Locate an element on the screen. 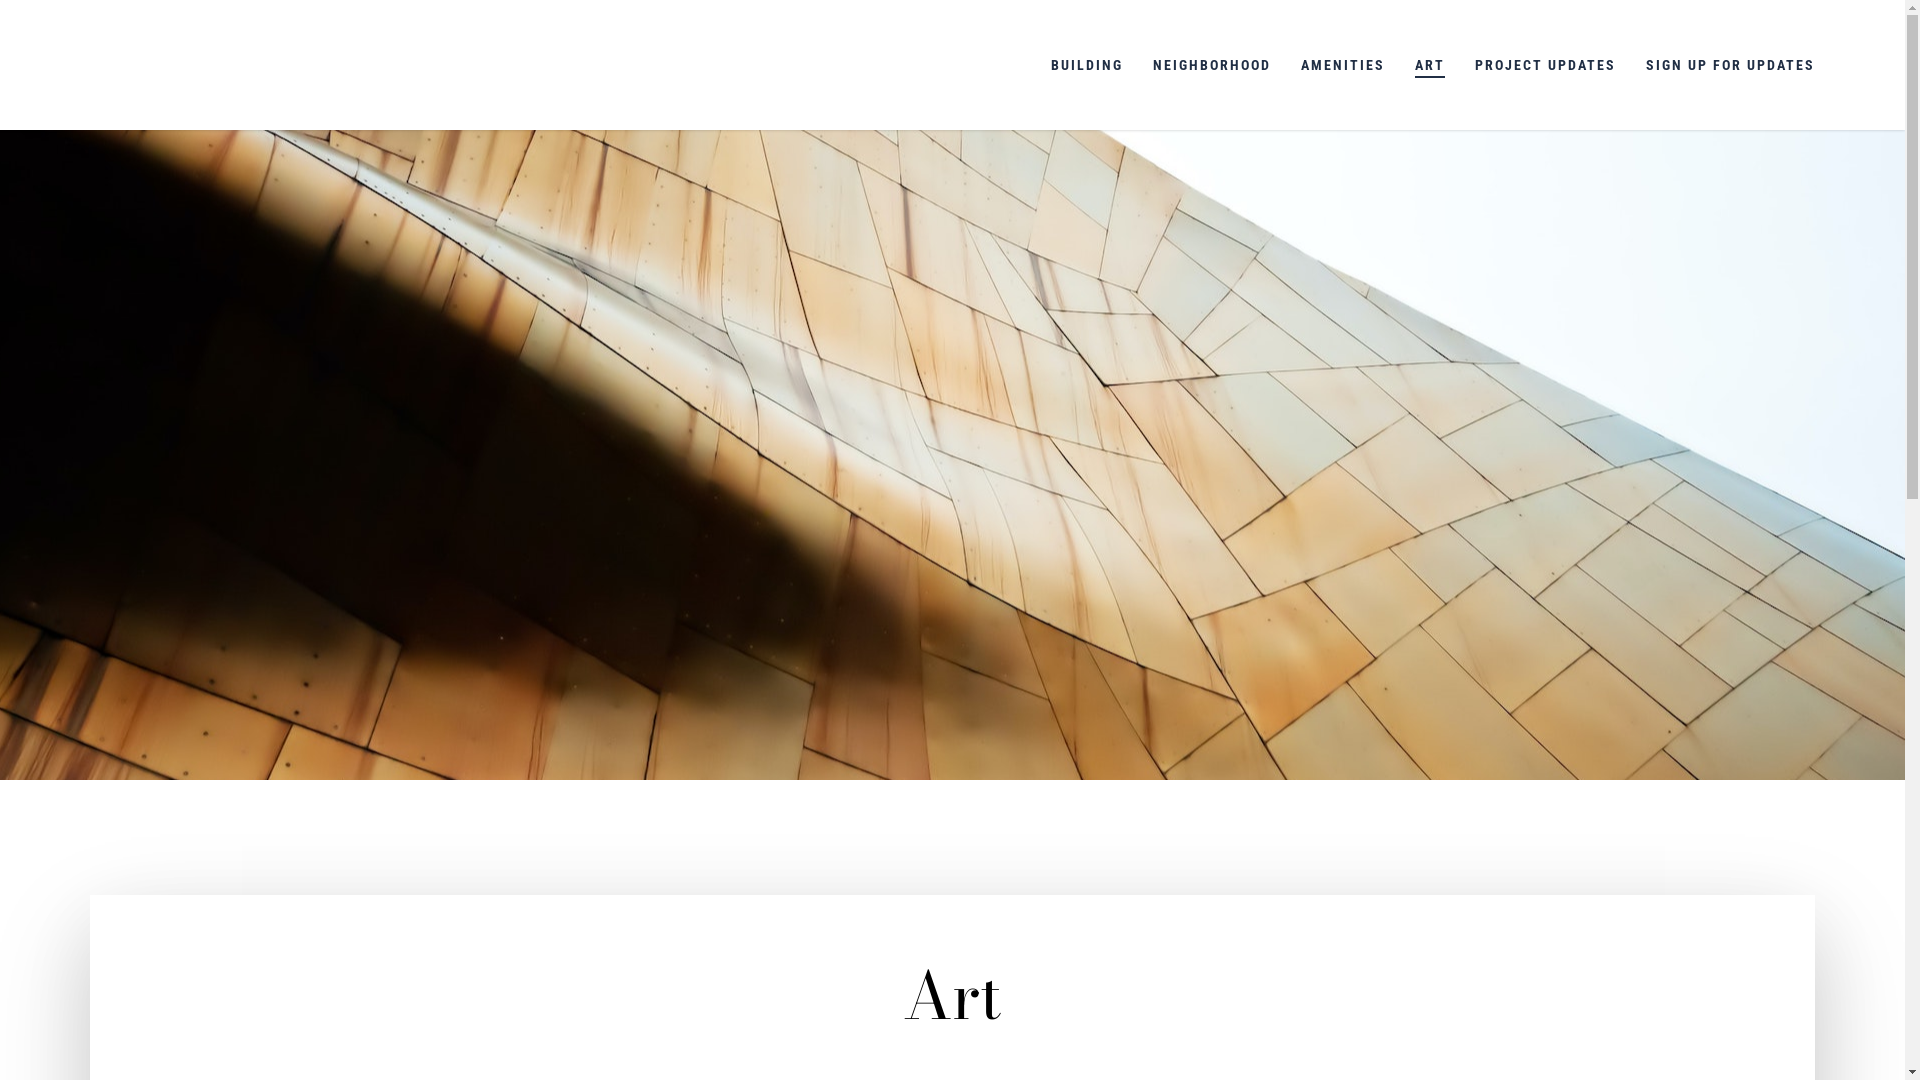  'AMENITIES' is located at coordinates (1343, 64).